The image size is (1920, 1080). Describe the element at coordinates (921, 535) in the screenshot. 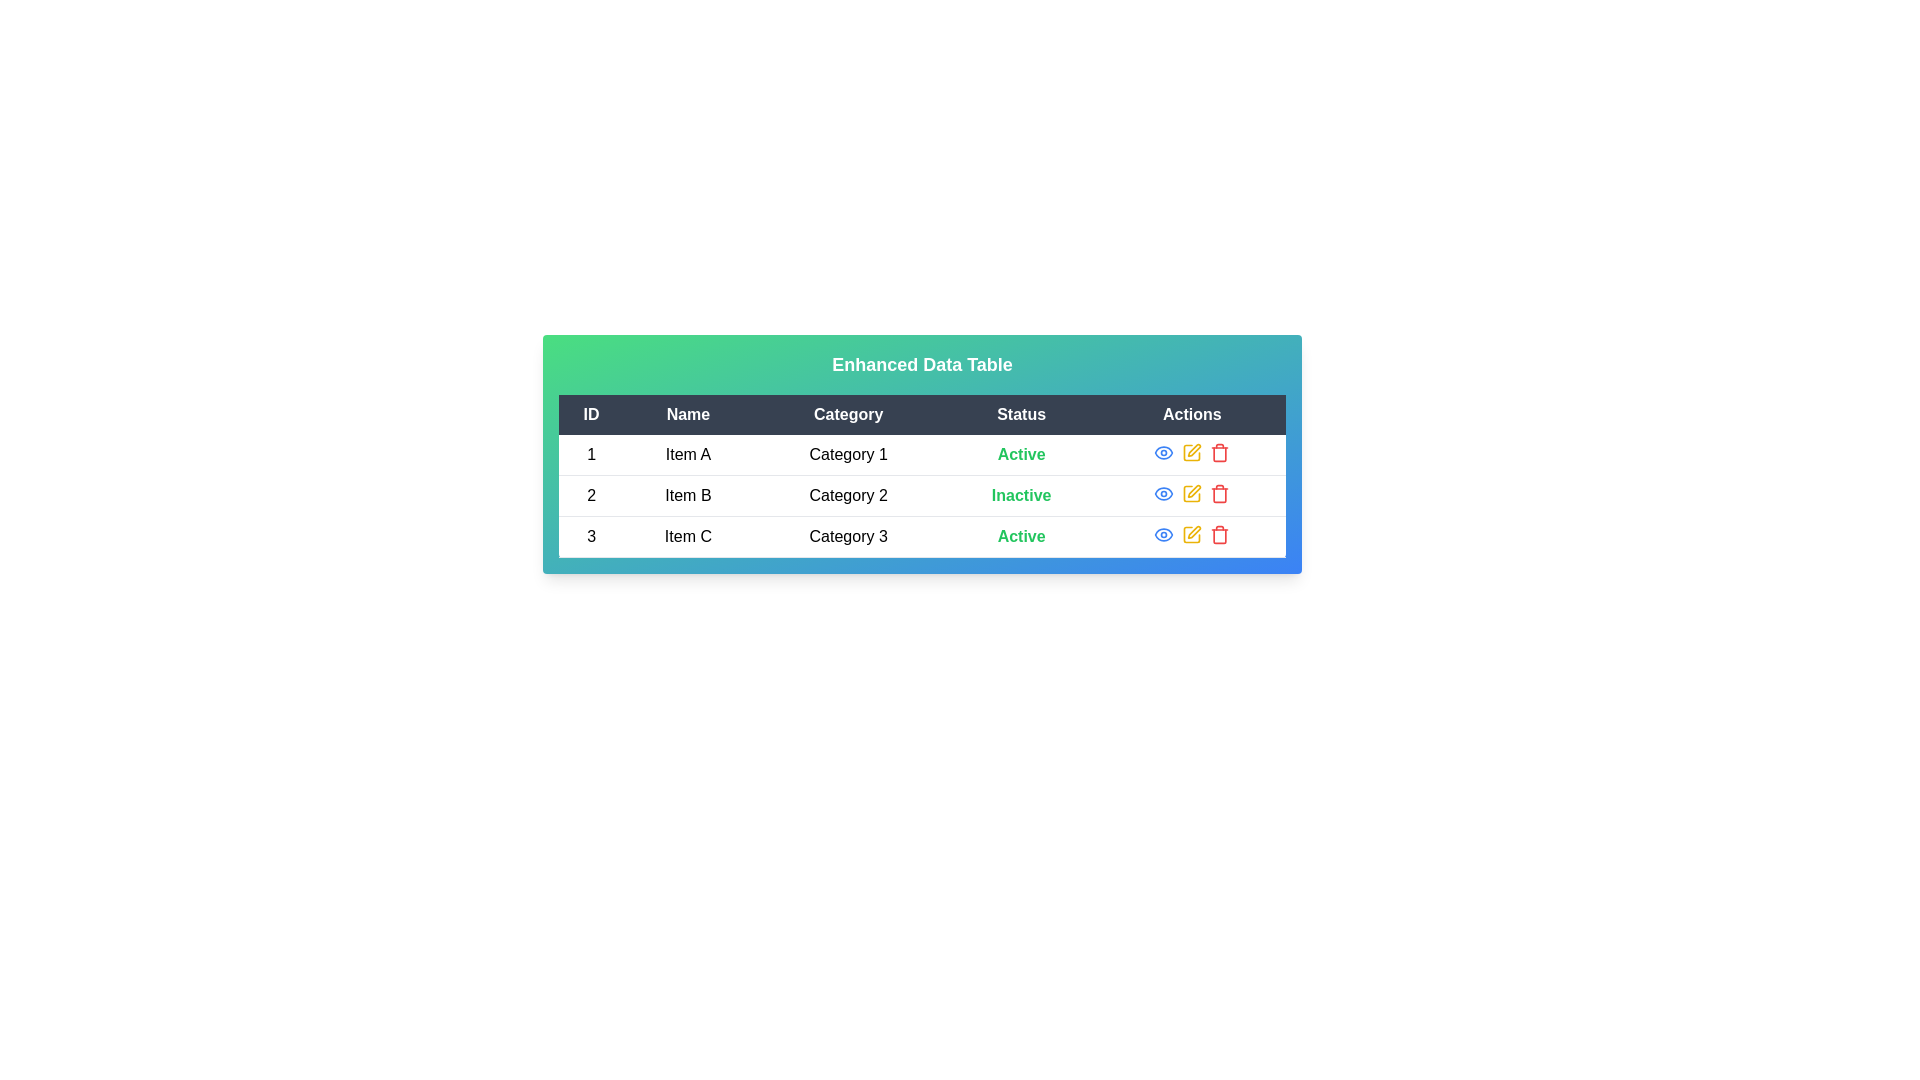

I see `the row corresponding to 3` at that location.